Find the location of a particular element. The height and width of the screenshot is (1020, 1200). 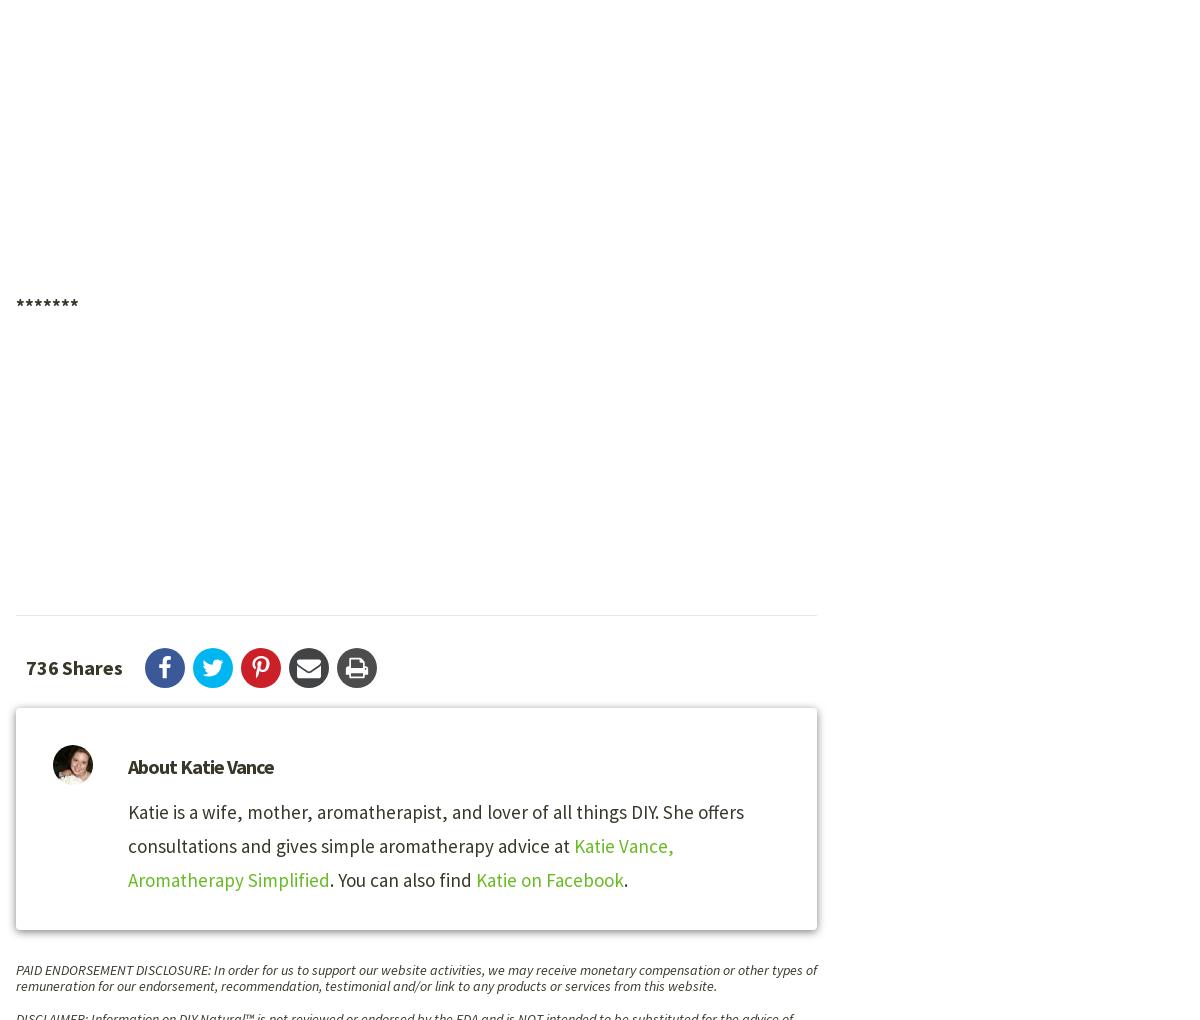

'*******' is located at coordinates (47, 304).